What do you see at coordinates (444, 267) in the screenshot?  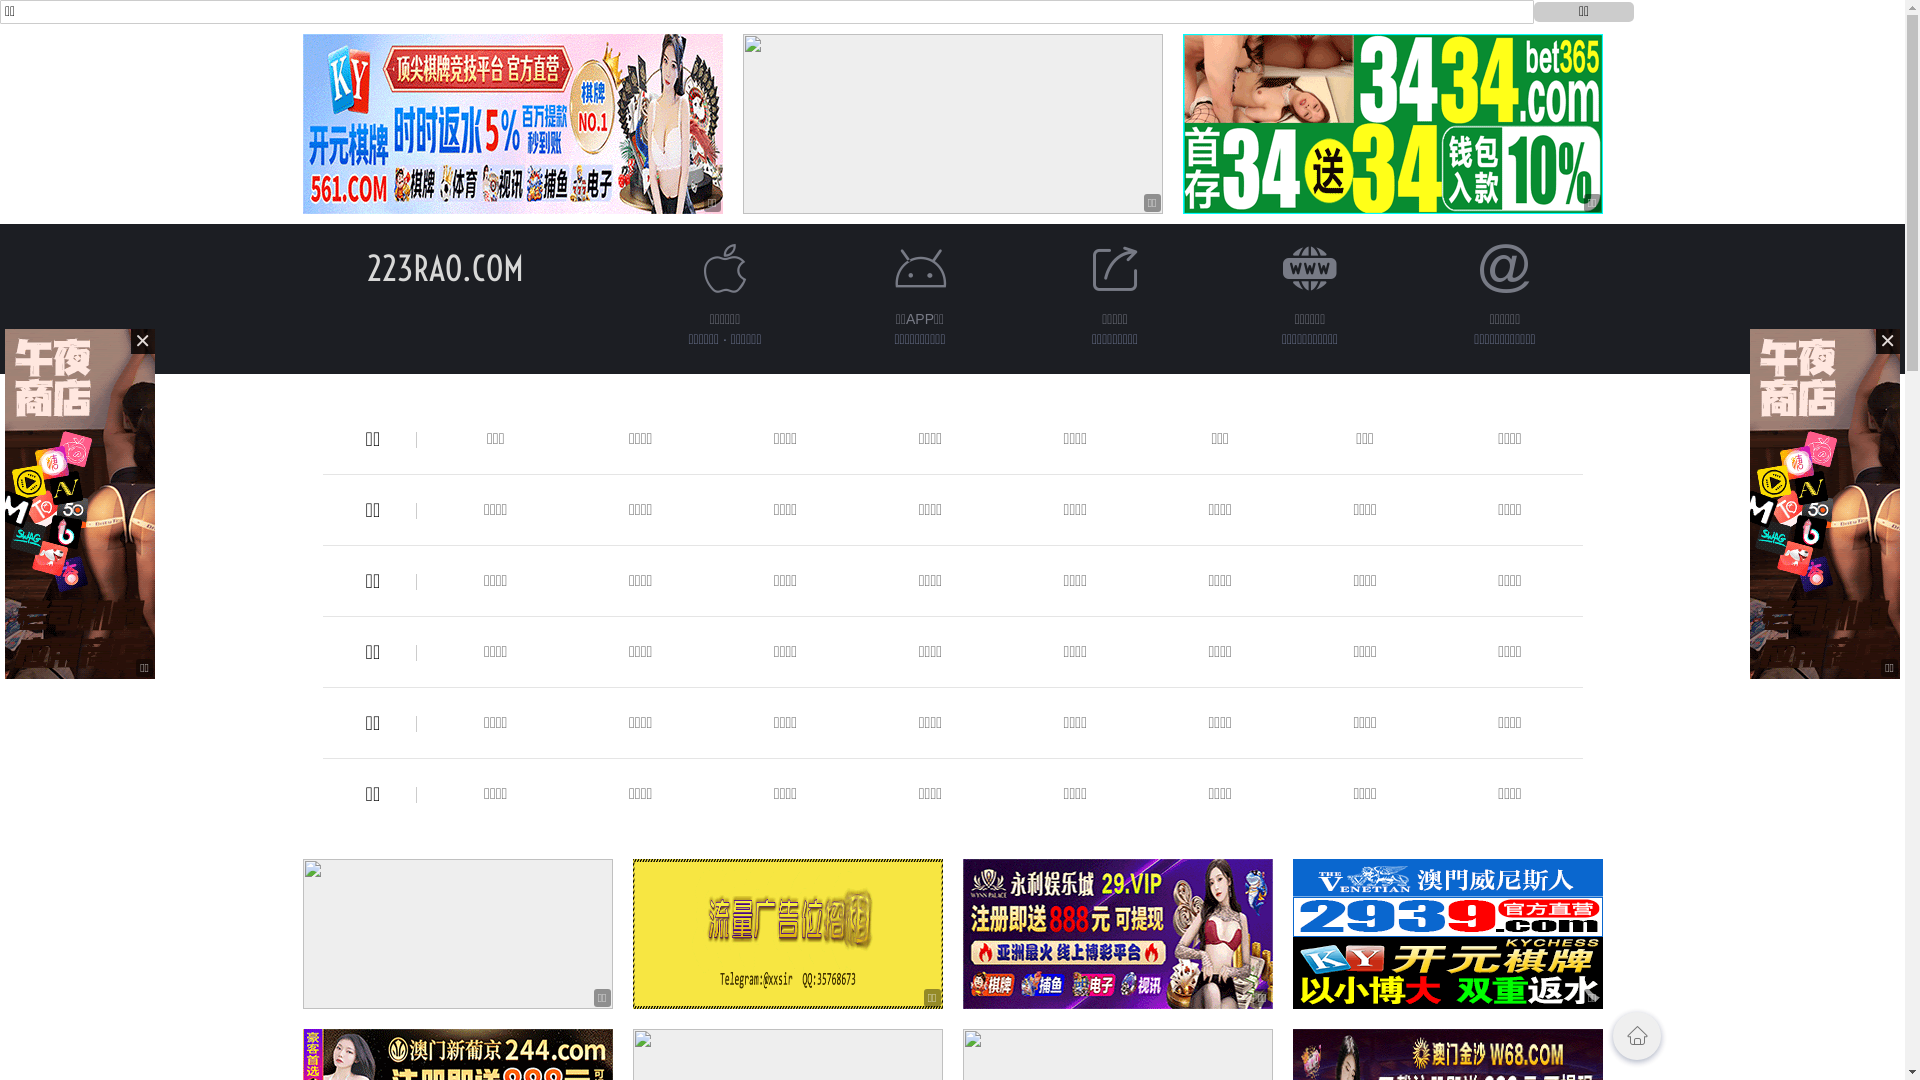 I see `'223RAO.COM'` at bounding box center [444, 267].